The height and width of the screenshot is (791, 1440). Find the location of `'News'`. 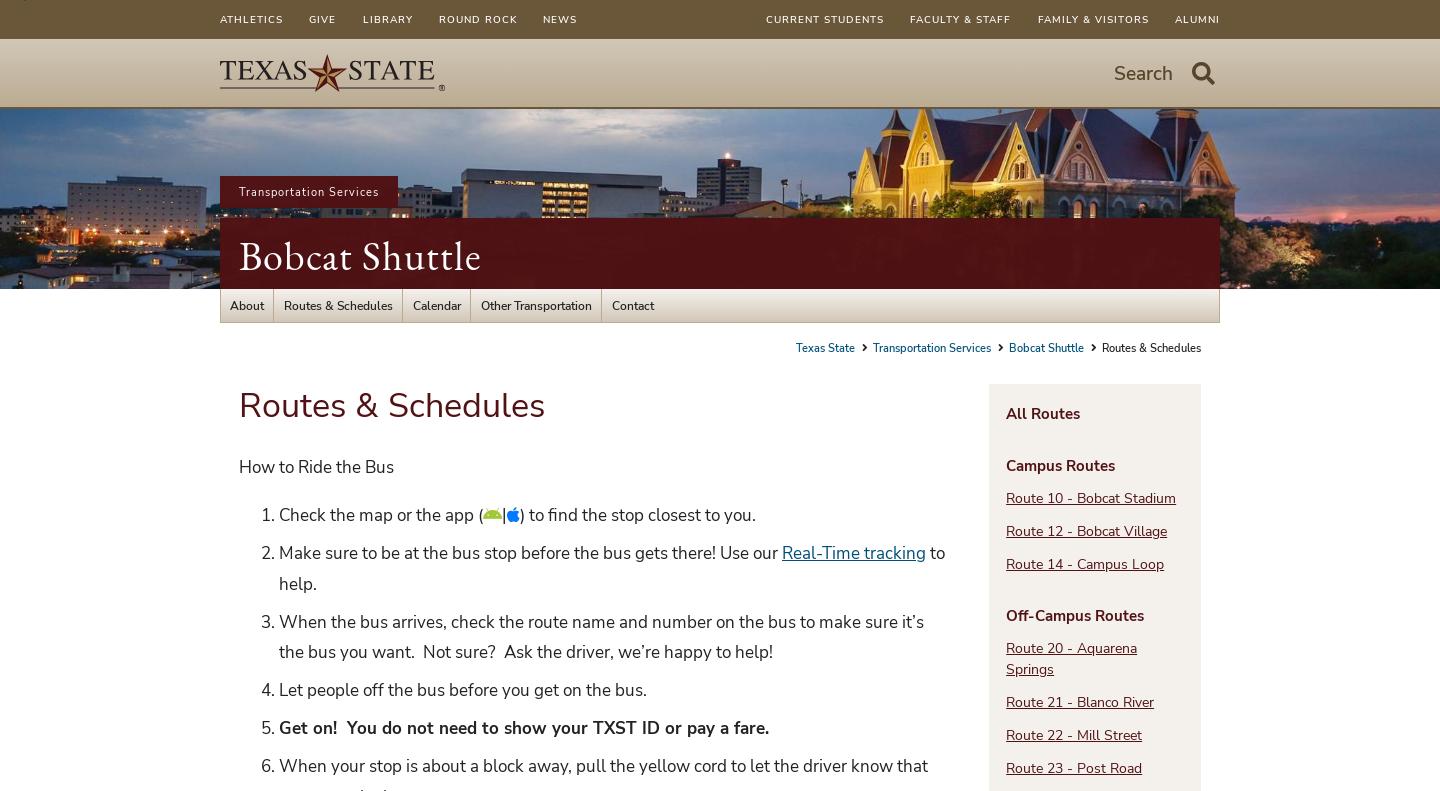

'News' is located at coordinates (560, 18).